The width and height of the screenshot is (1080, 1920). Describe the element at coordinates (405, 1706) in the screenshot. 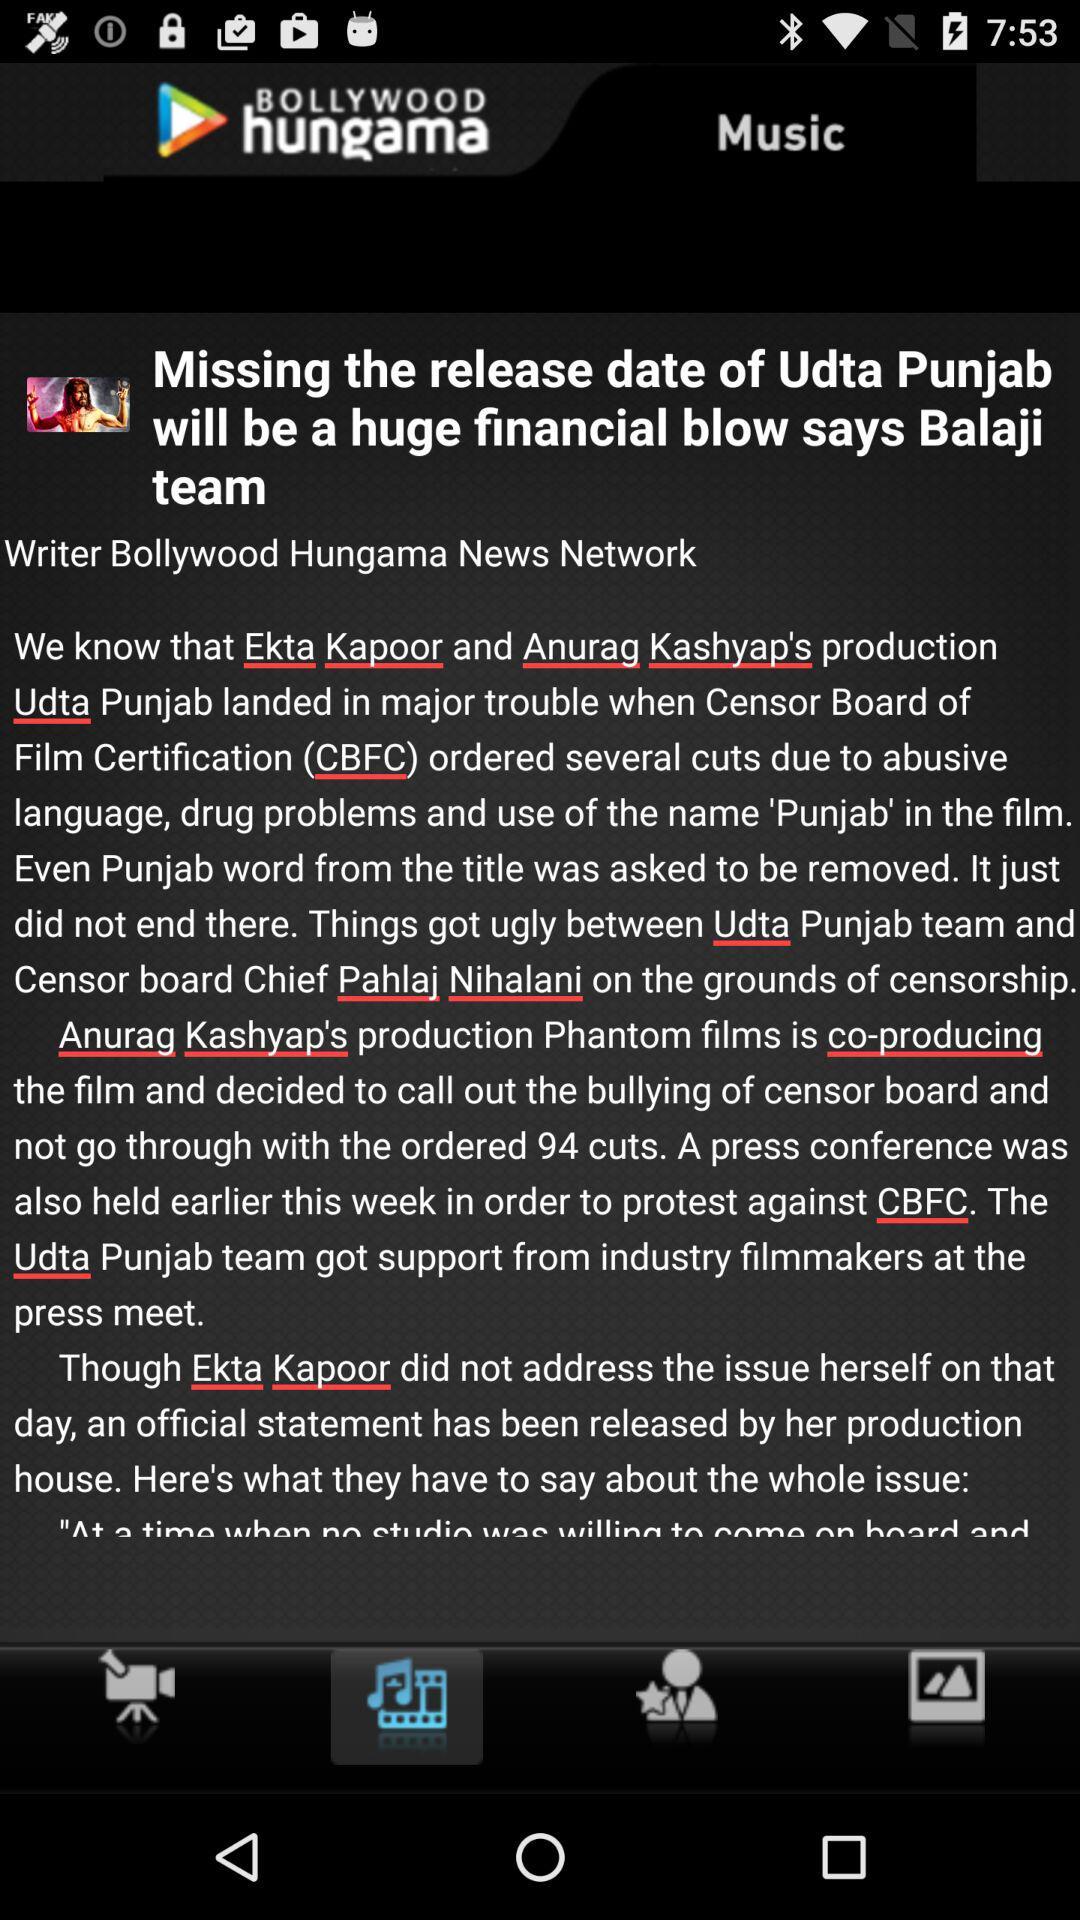

I see `videos and songs by bollywood` at that location.